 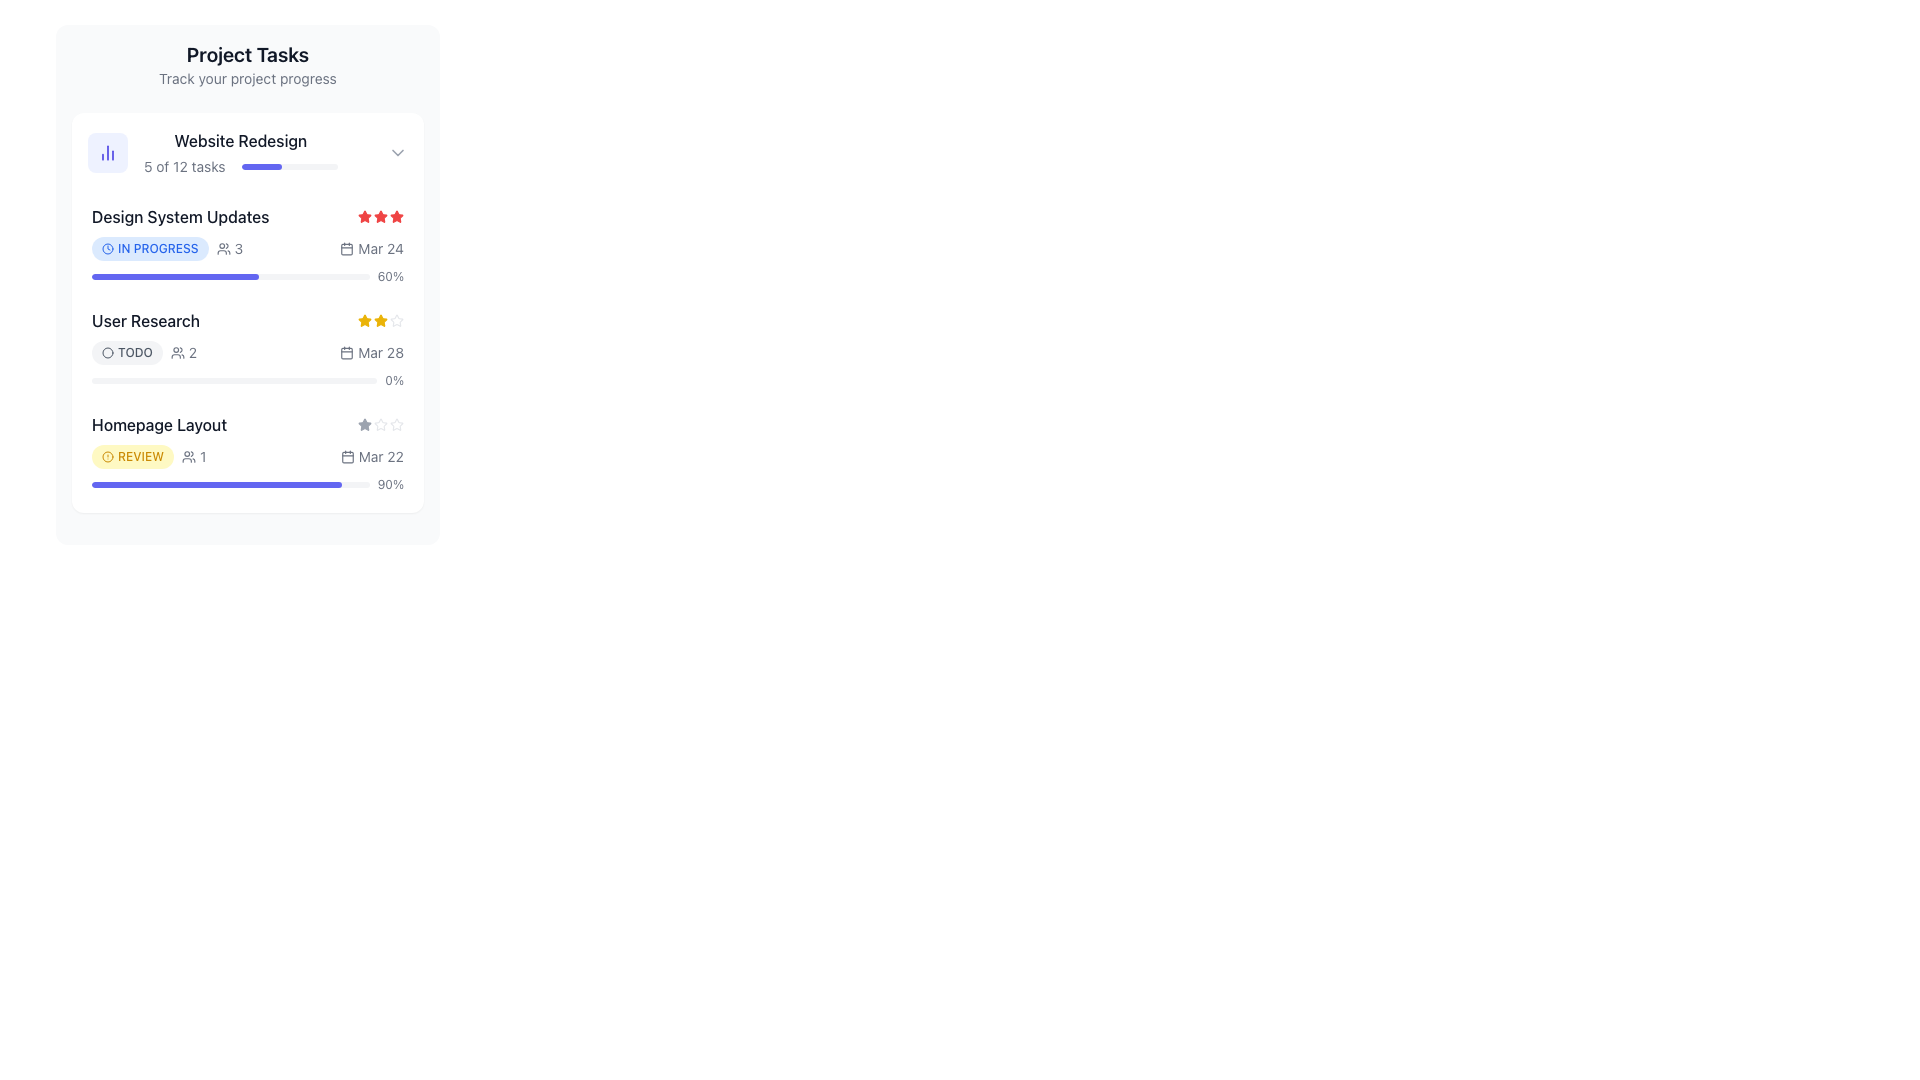 What do you see at coordinates (347, 457) in the screenshot?
I see `the rectangular shape with rounded corners representing a calendar date, located next to the 'Homepage Layout' task's due date in the task list interface` at bounding box center [347, 457].